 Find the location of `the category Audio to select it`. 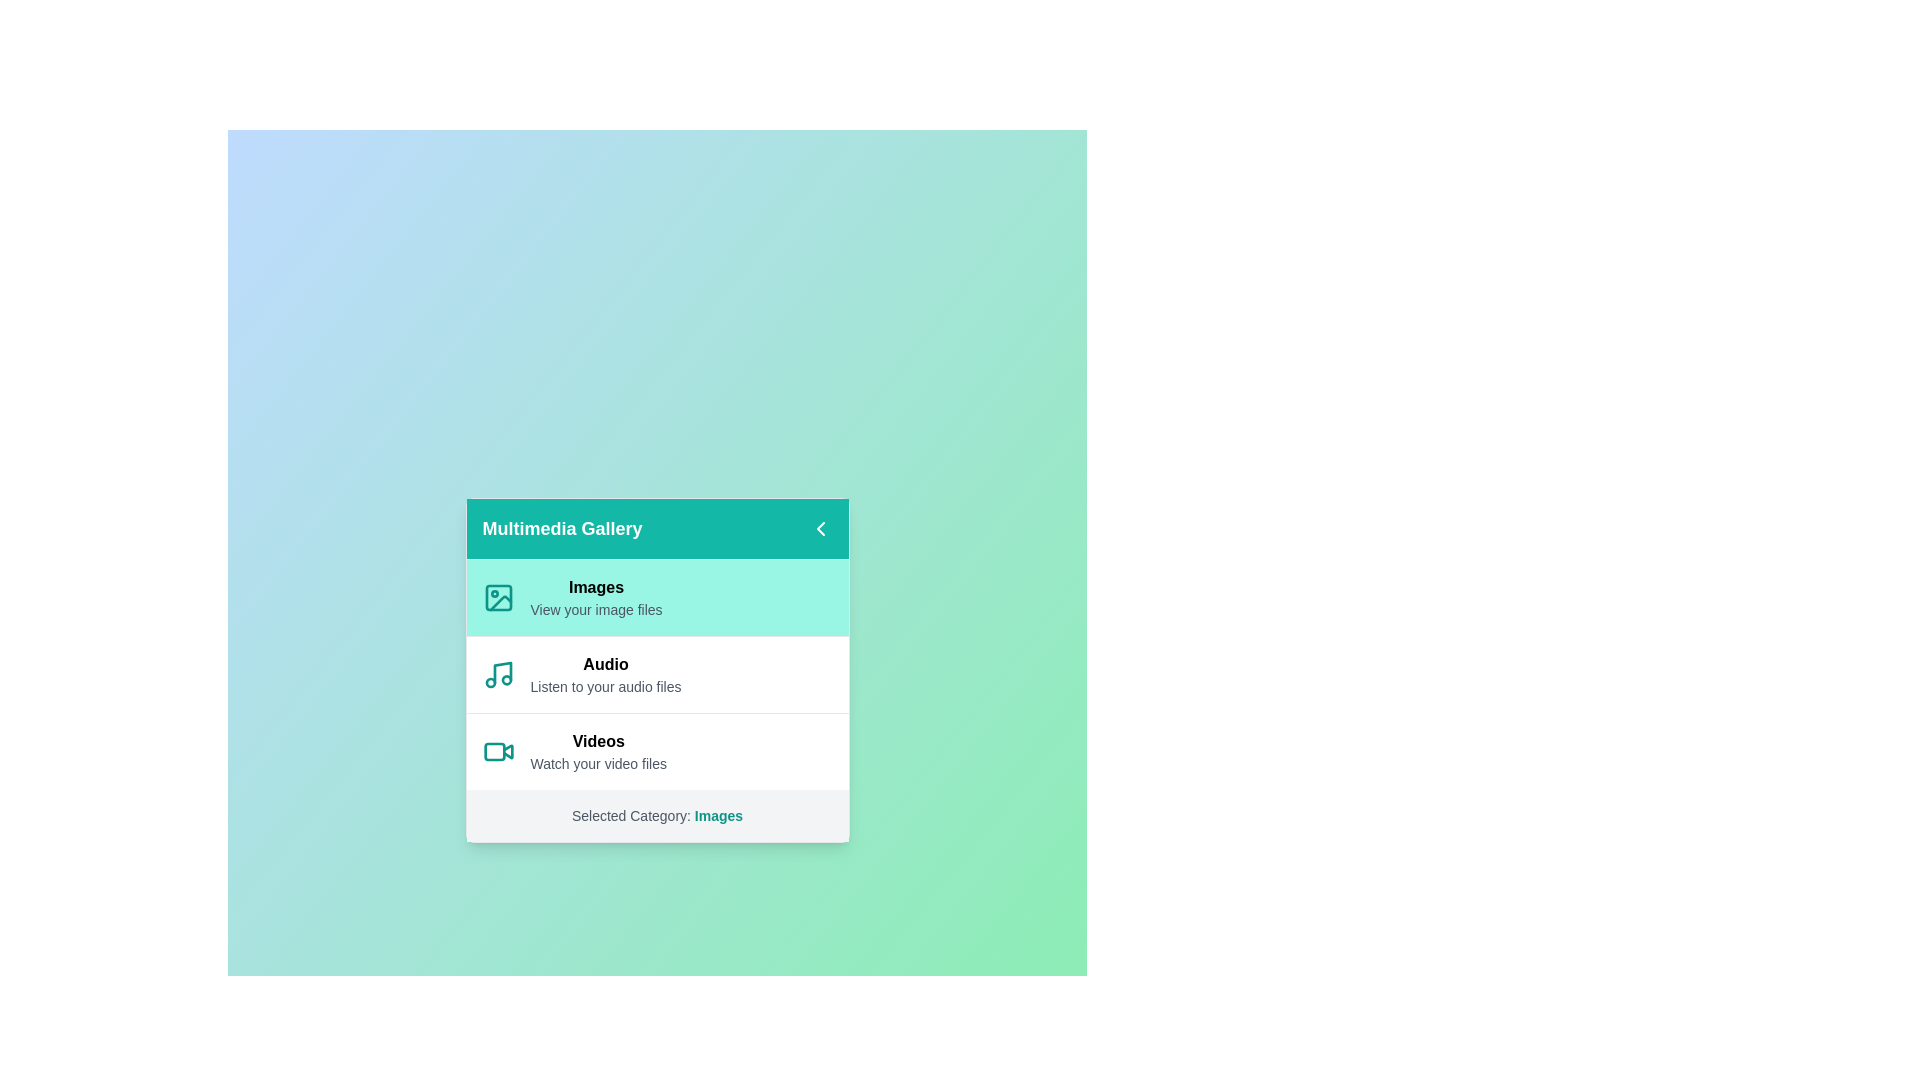

the category Audio to select it is located at coordinates (657, 674).